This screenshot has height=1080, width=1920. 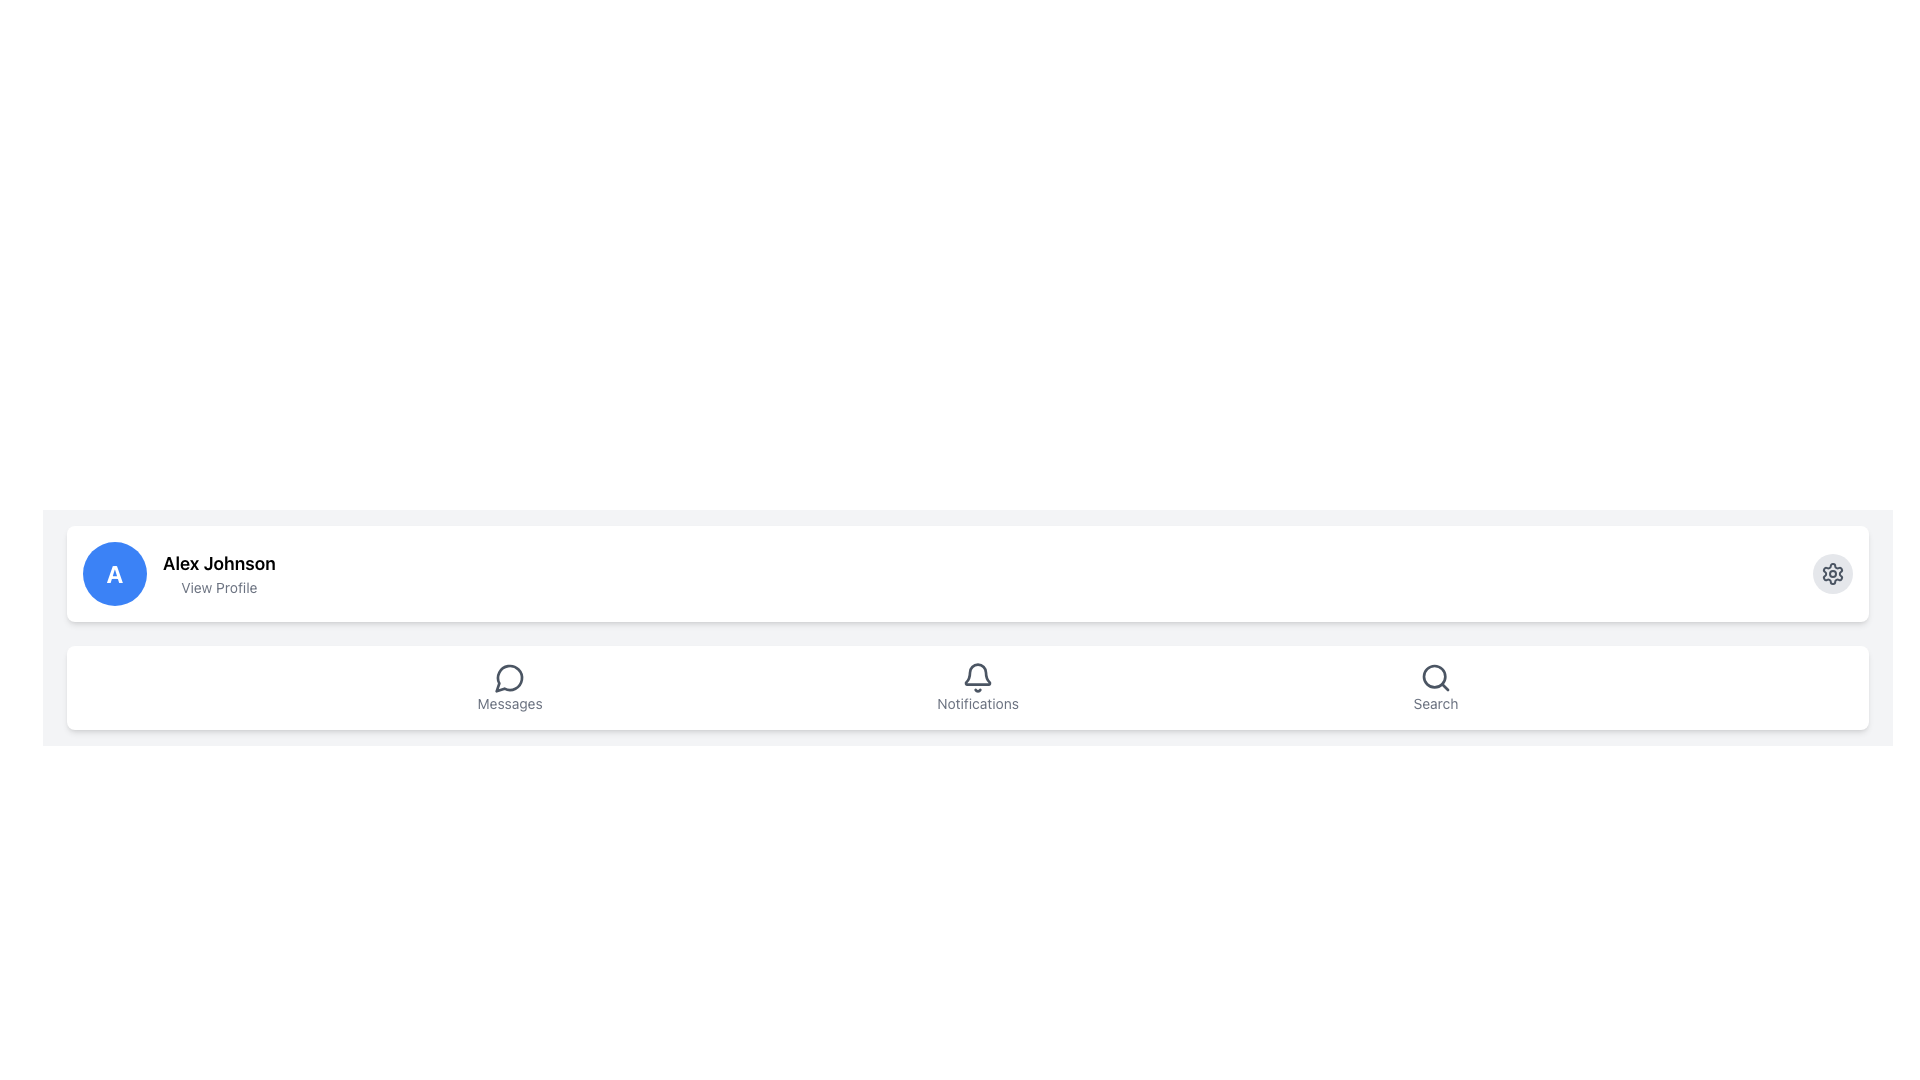 I want to click on informational text displayed in the Text Label, which is positioned centered below the name 'Alex Johnson' and follows the profile avatar, so click(x=219, y=586).